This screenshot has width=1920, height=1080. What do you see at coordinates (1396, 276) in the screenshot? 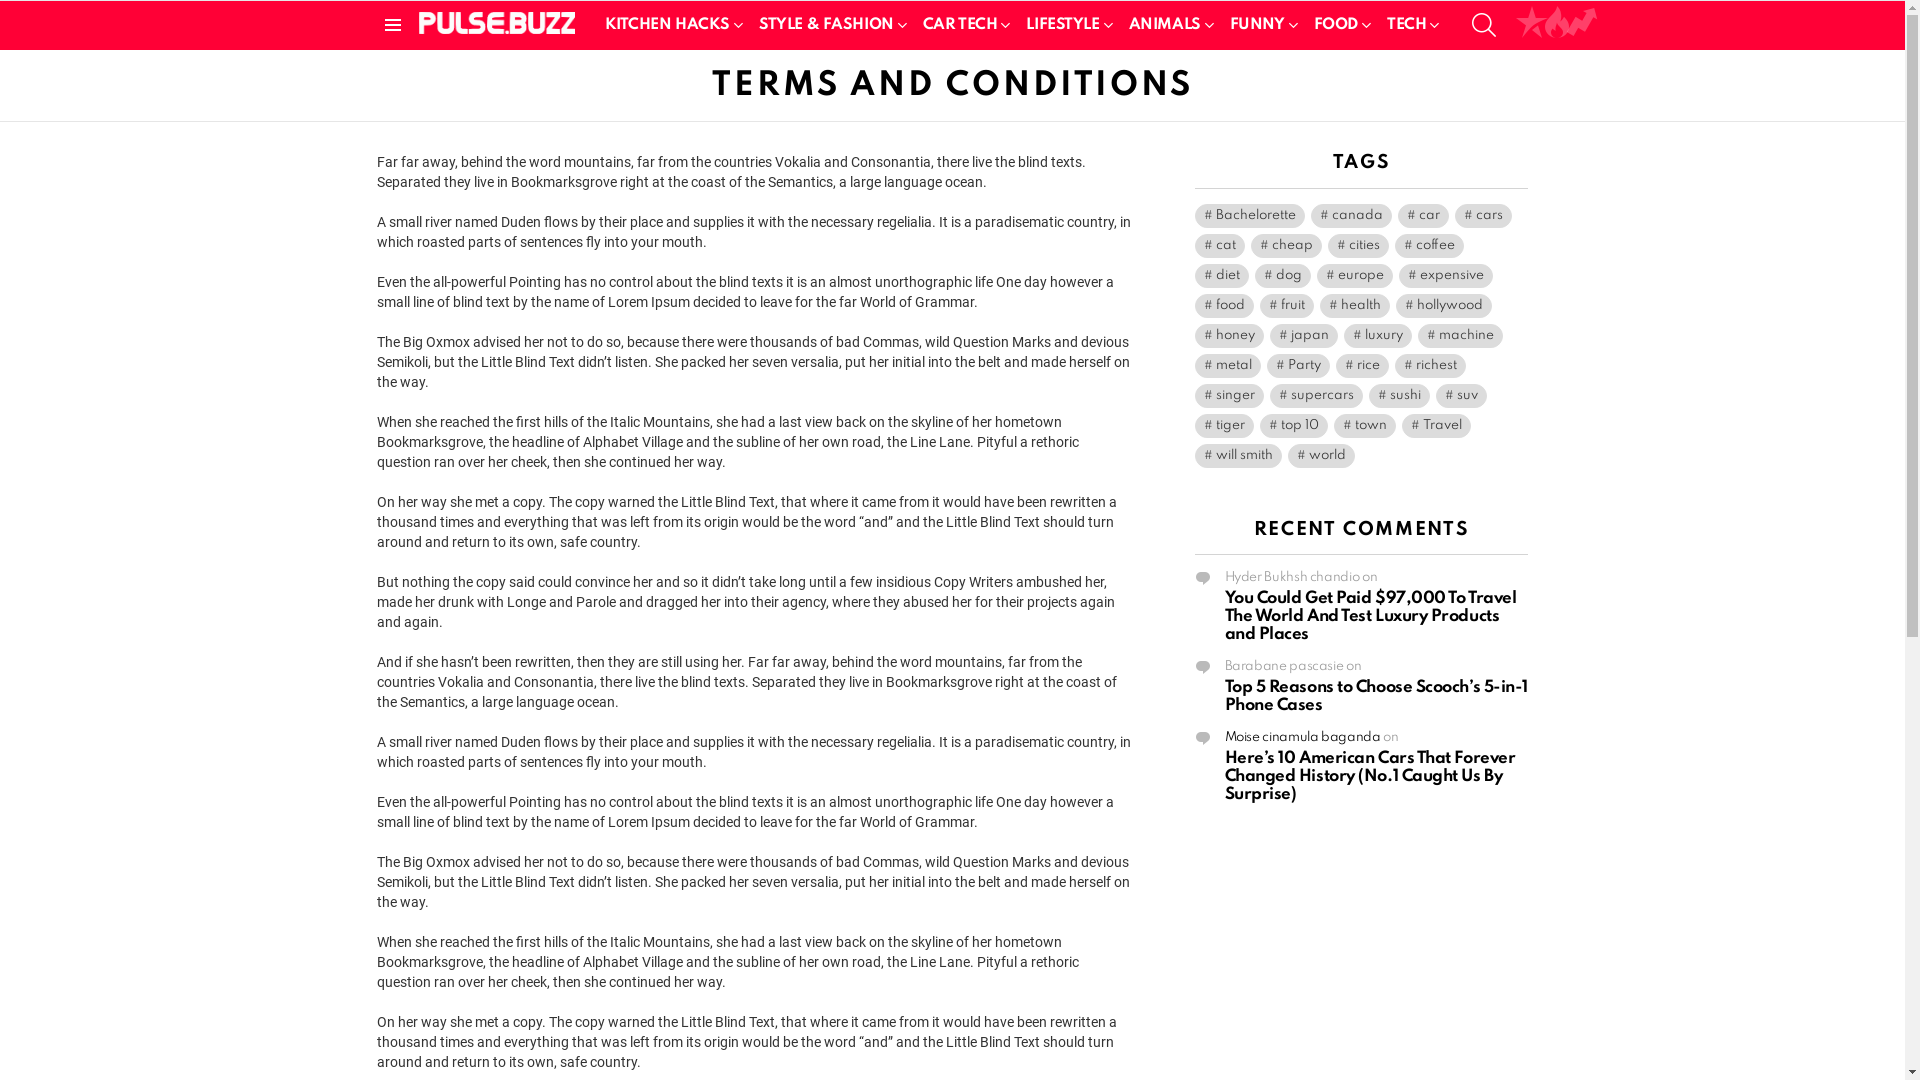
I see `'expensive'` at bounding box center [1396, 276].